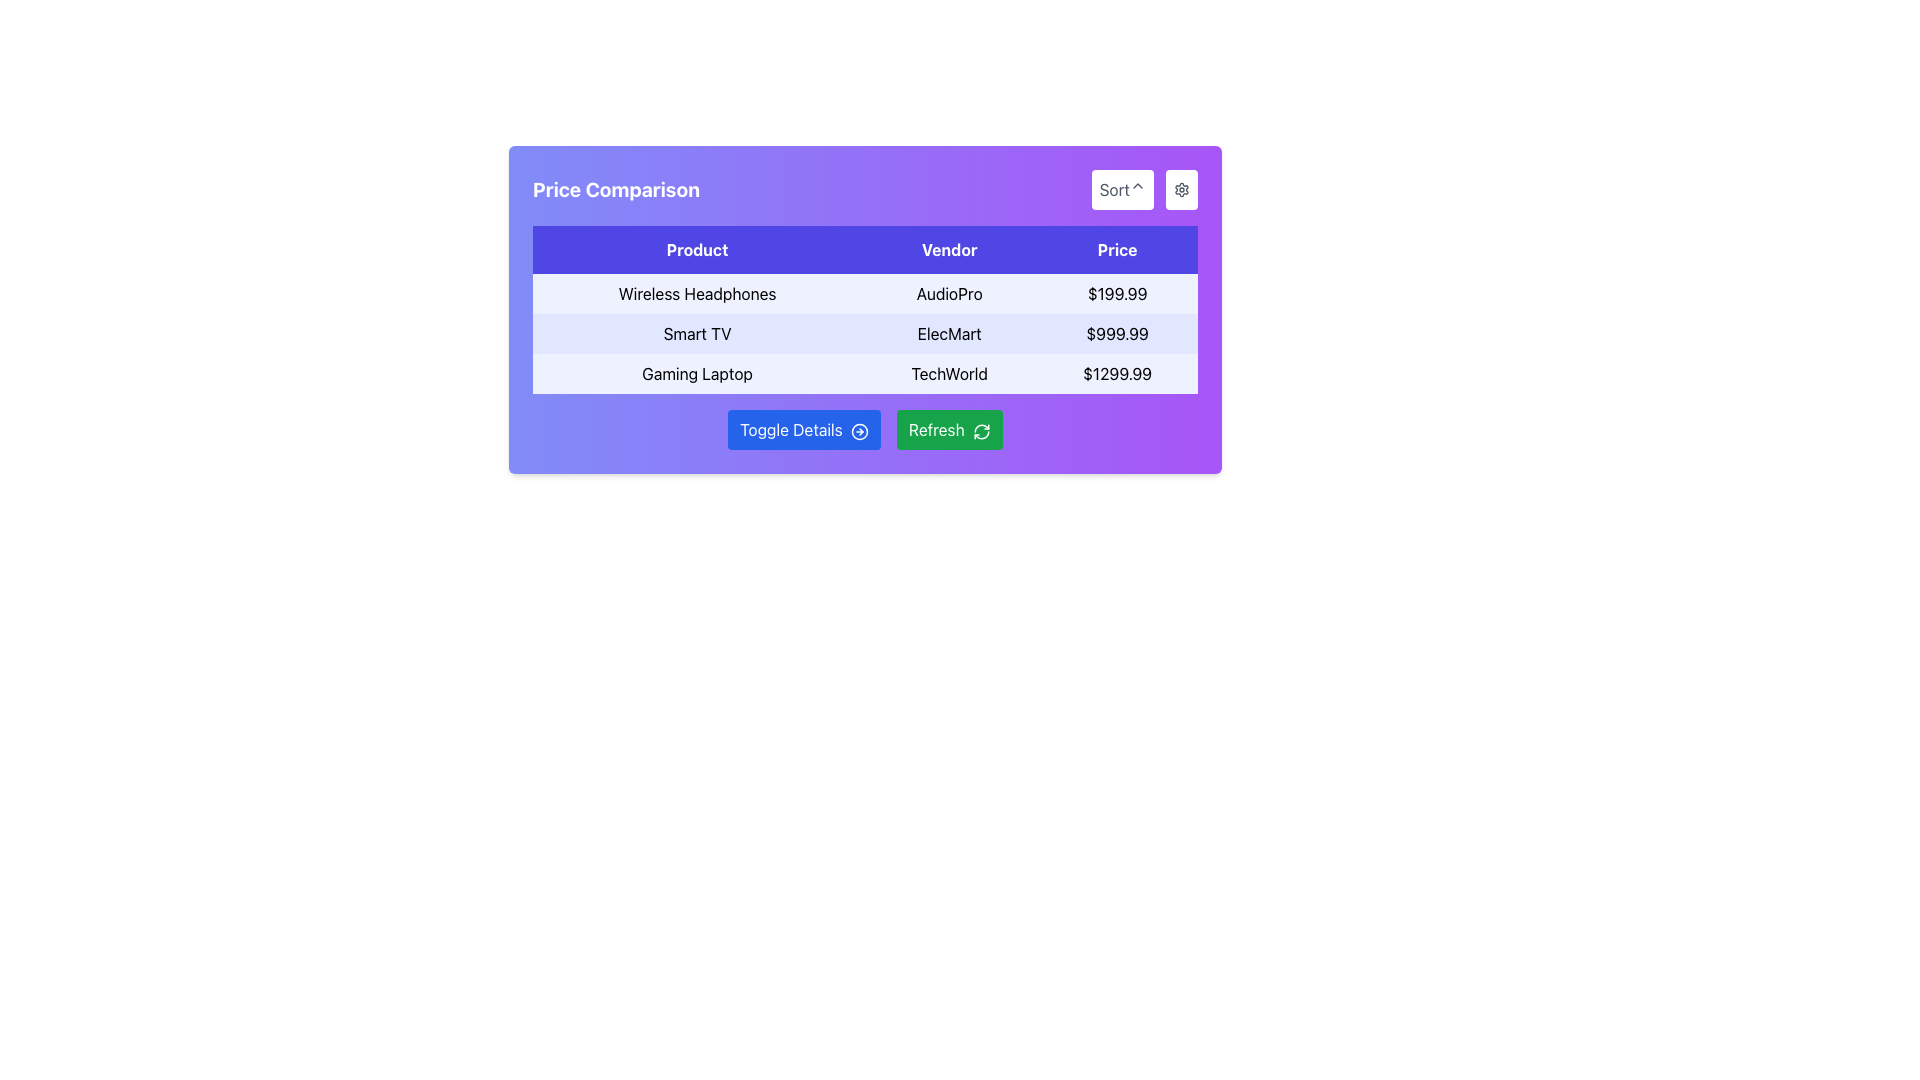 The height and width of the screenshot is (1080, 1920). What do you see at coordinates (859, 430) in the screenshot?
I see `the presence of the icon located inside the blue 'Toggle Details' button, positioned towards the far right adjacent to the text` at bounding box center [859, 430].